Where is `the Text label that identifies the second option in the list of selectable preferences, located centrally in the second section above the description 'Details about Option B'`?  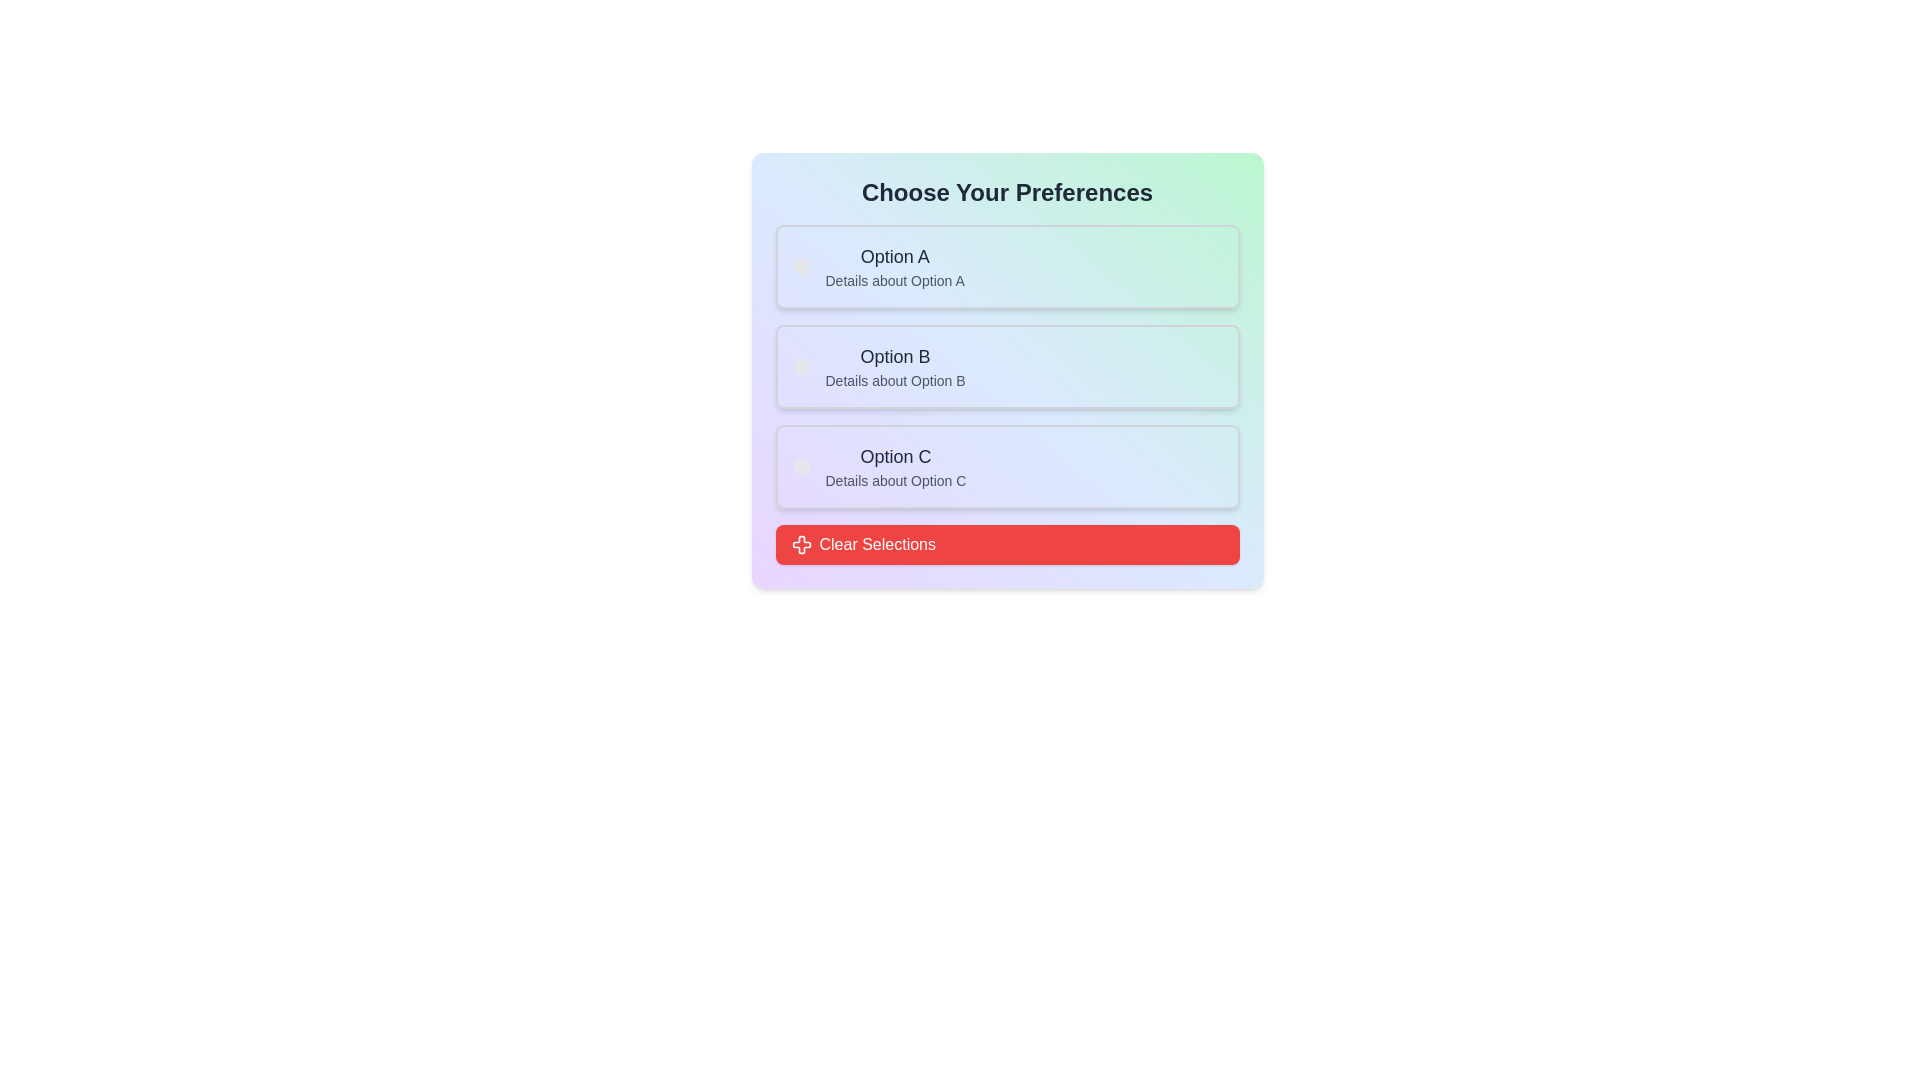
the Text label that identifies the second option in the list of selectable preferences, located centrally in the second section above the description 'Details about Option B' is located at coordinates (894, 356).